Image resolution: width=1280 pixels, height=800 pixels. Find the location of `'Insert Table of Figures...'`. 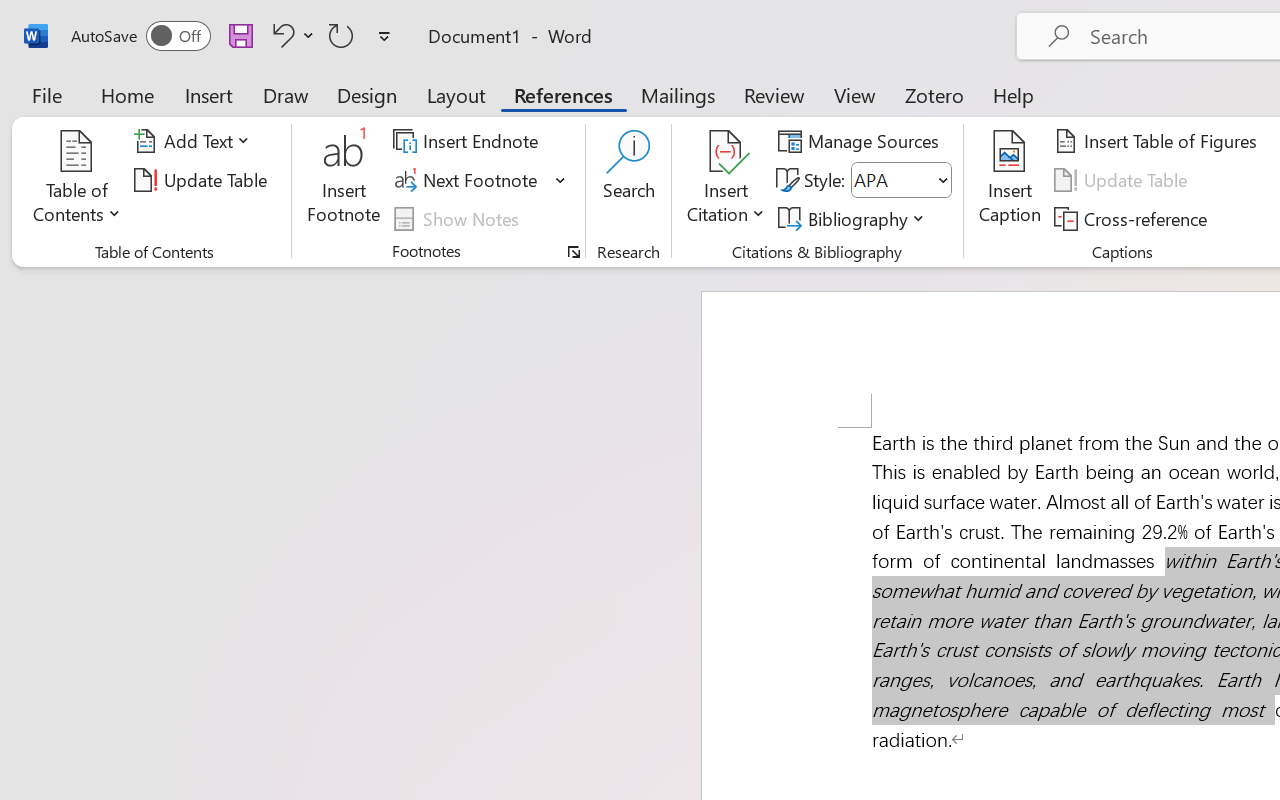

'Insert Table of Figures...' is located at coordinates (1159, 141).